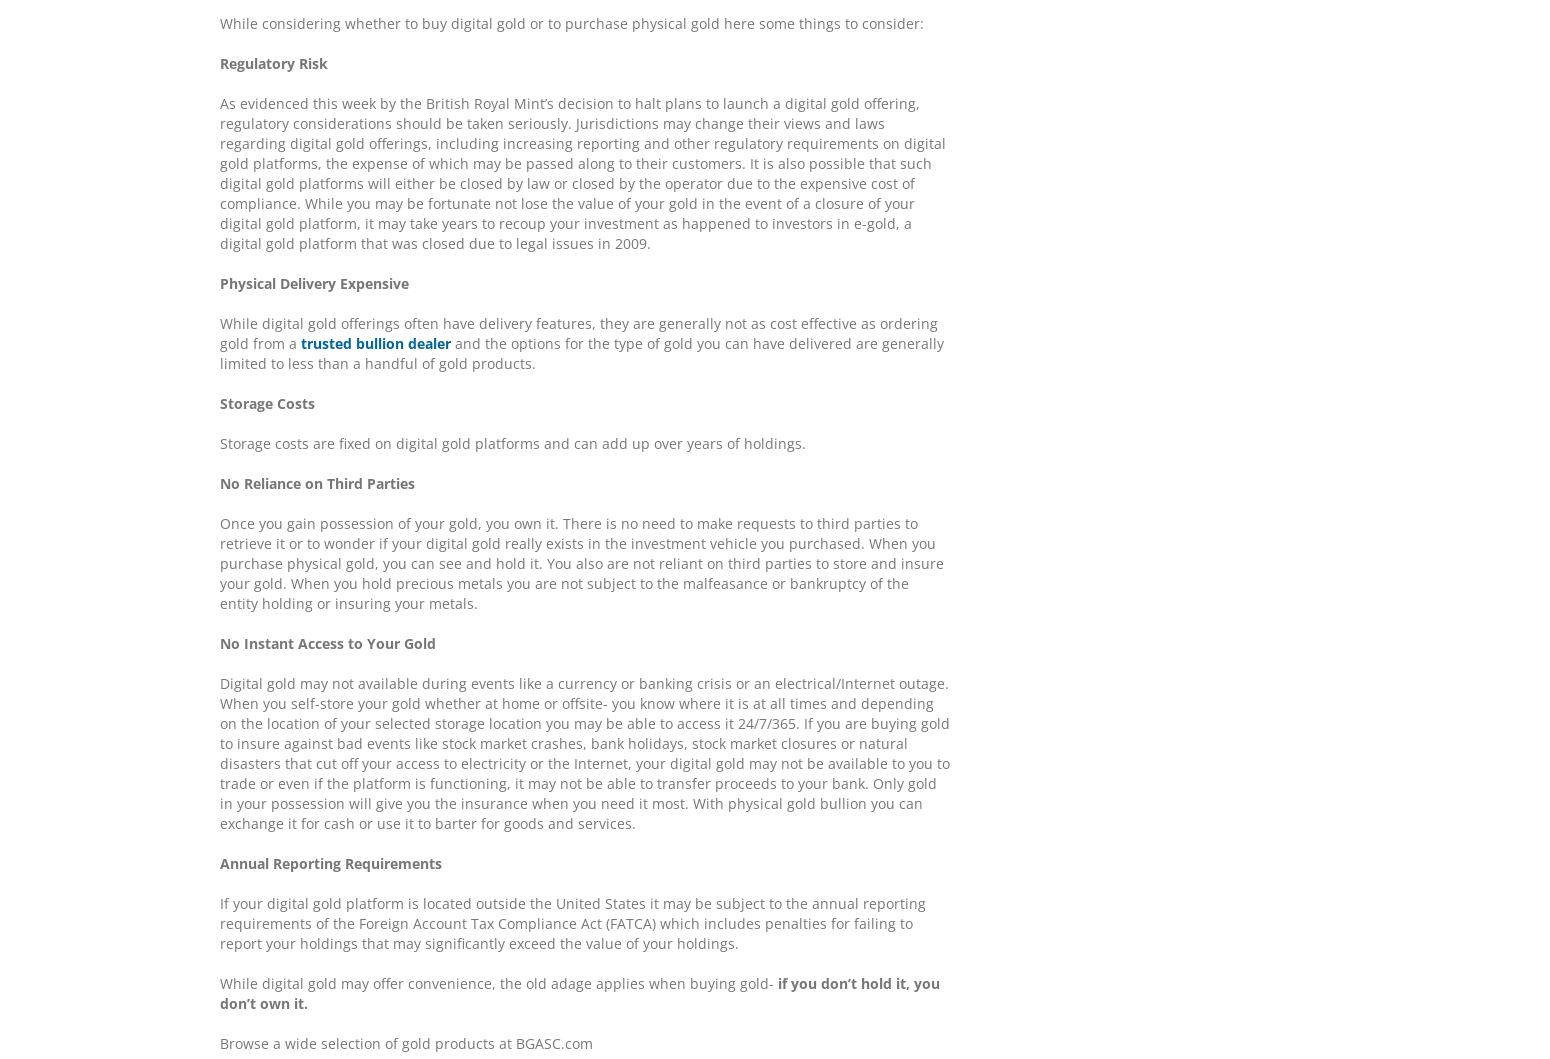 The width and height of the screenshot is (1550, 1059). I want to click on 'No Instant Access to Your Gold', so click(326, 643).